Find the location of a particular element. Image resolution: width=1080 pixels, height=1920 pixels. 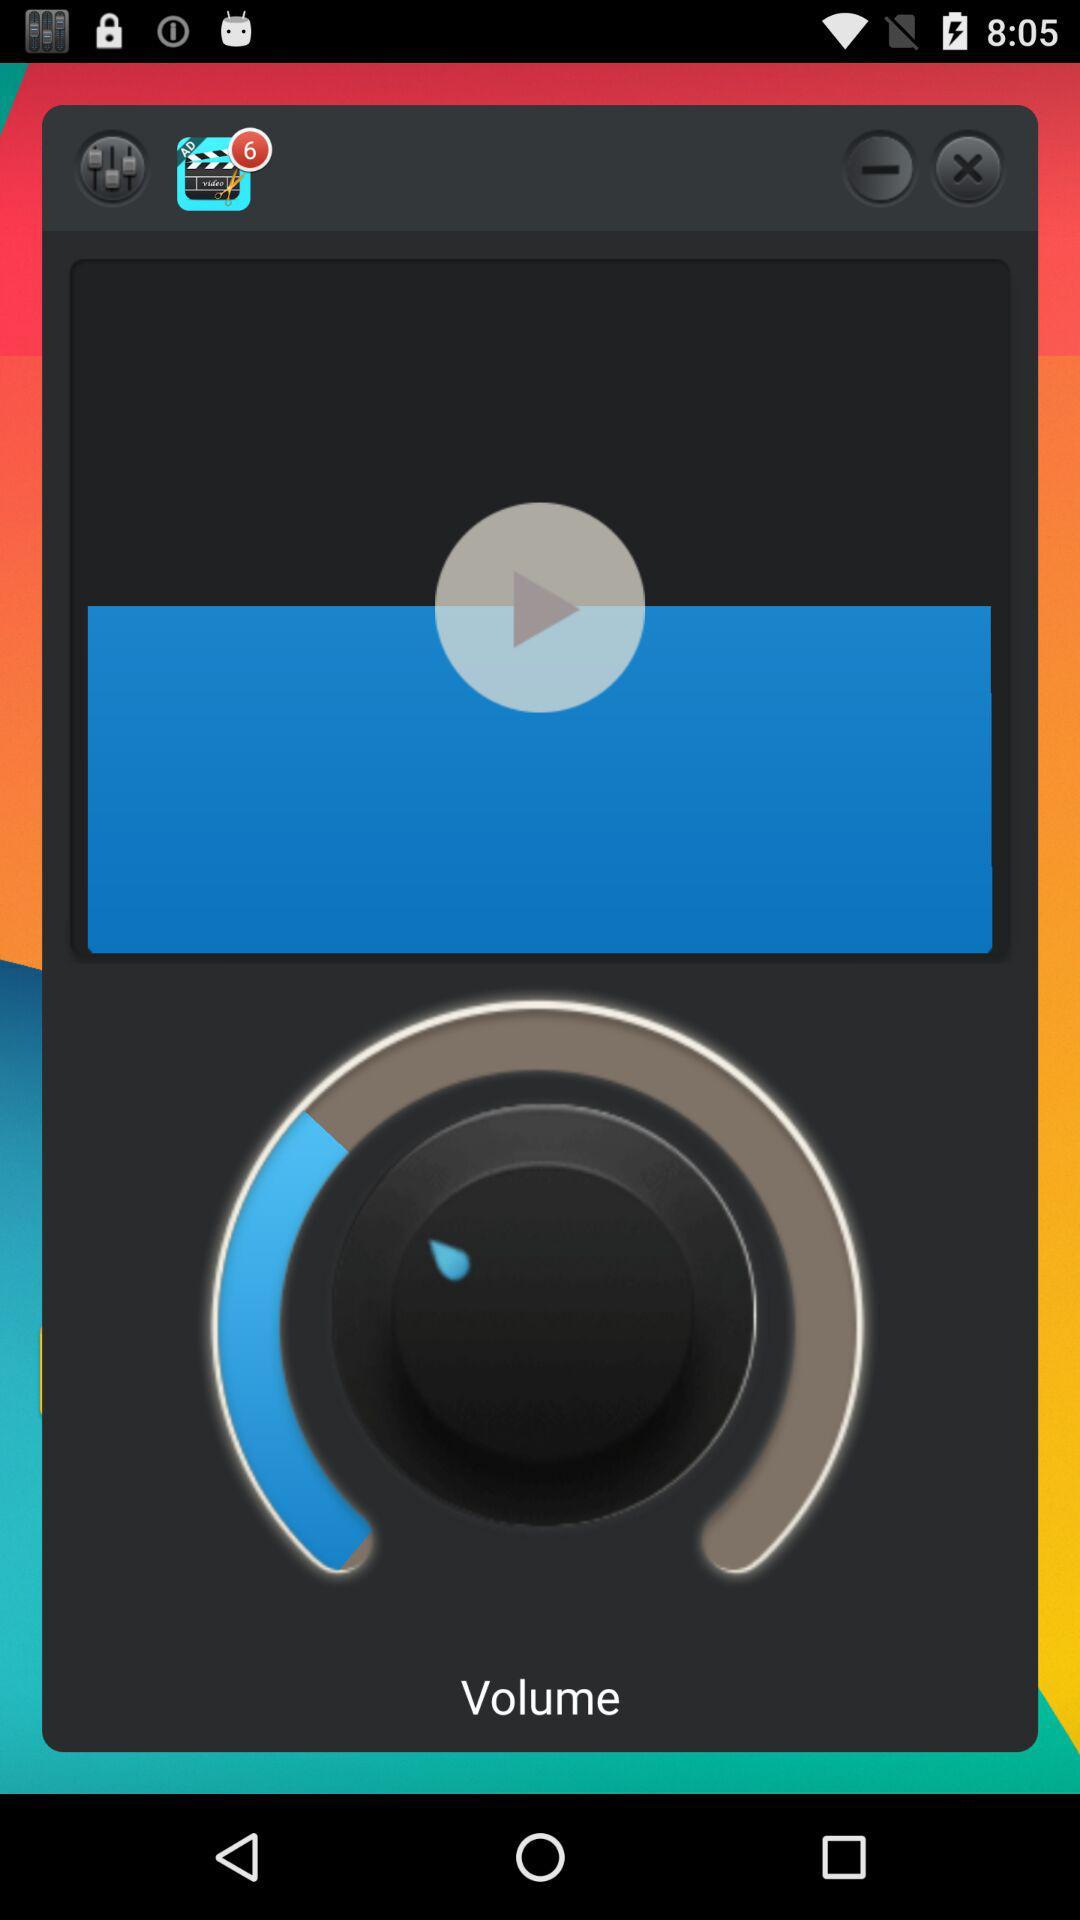

the close icon is located at coordinates (966, 179).